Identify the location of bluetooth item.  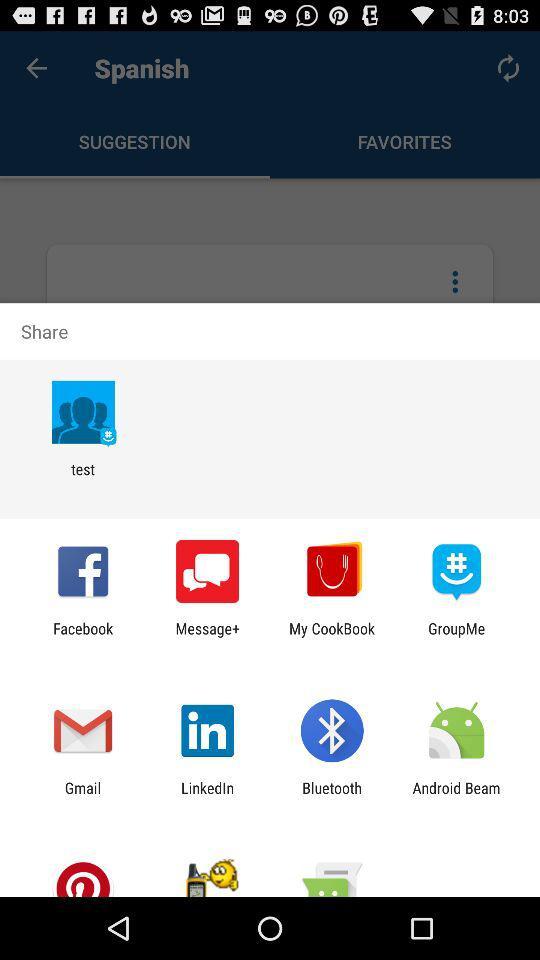
(332, 796).